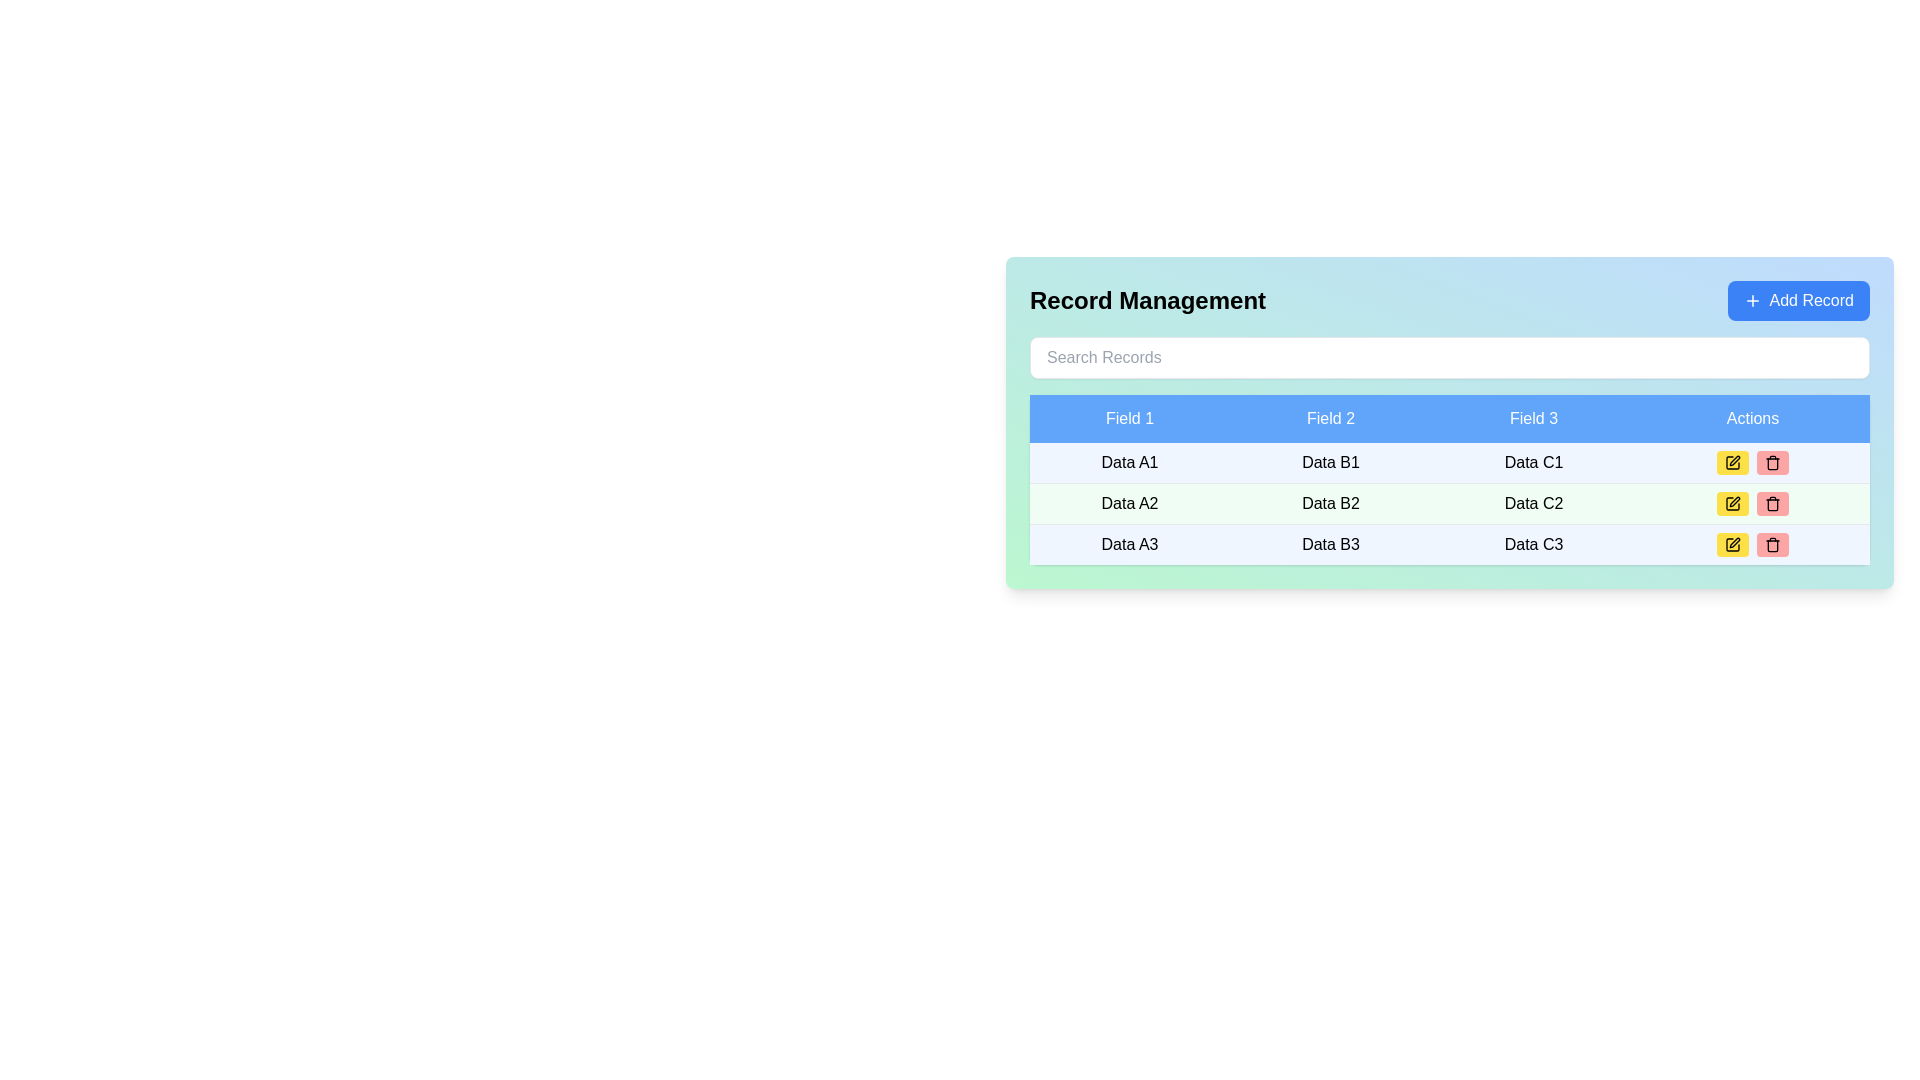  I want to click on the last cell of the table row that is located directly below the row containing 'Data A2', 'Data B2', and 'Data C2', so click(1449, 543).